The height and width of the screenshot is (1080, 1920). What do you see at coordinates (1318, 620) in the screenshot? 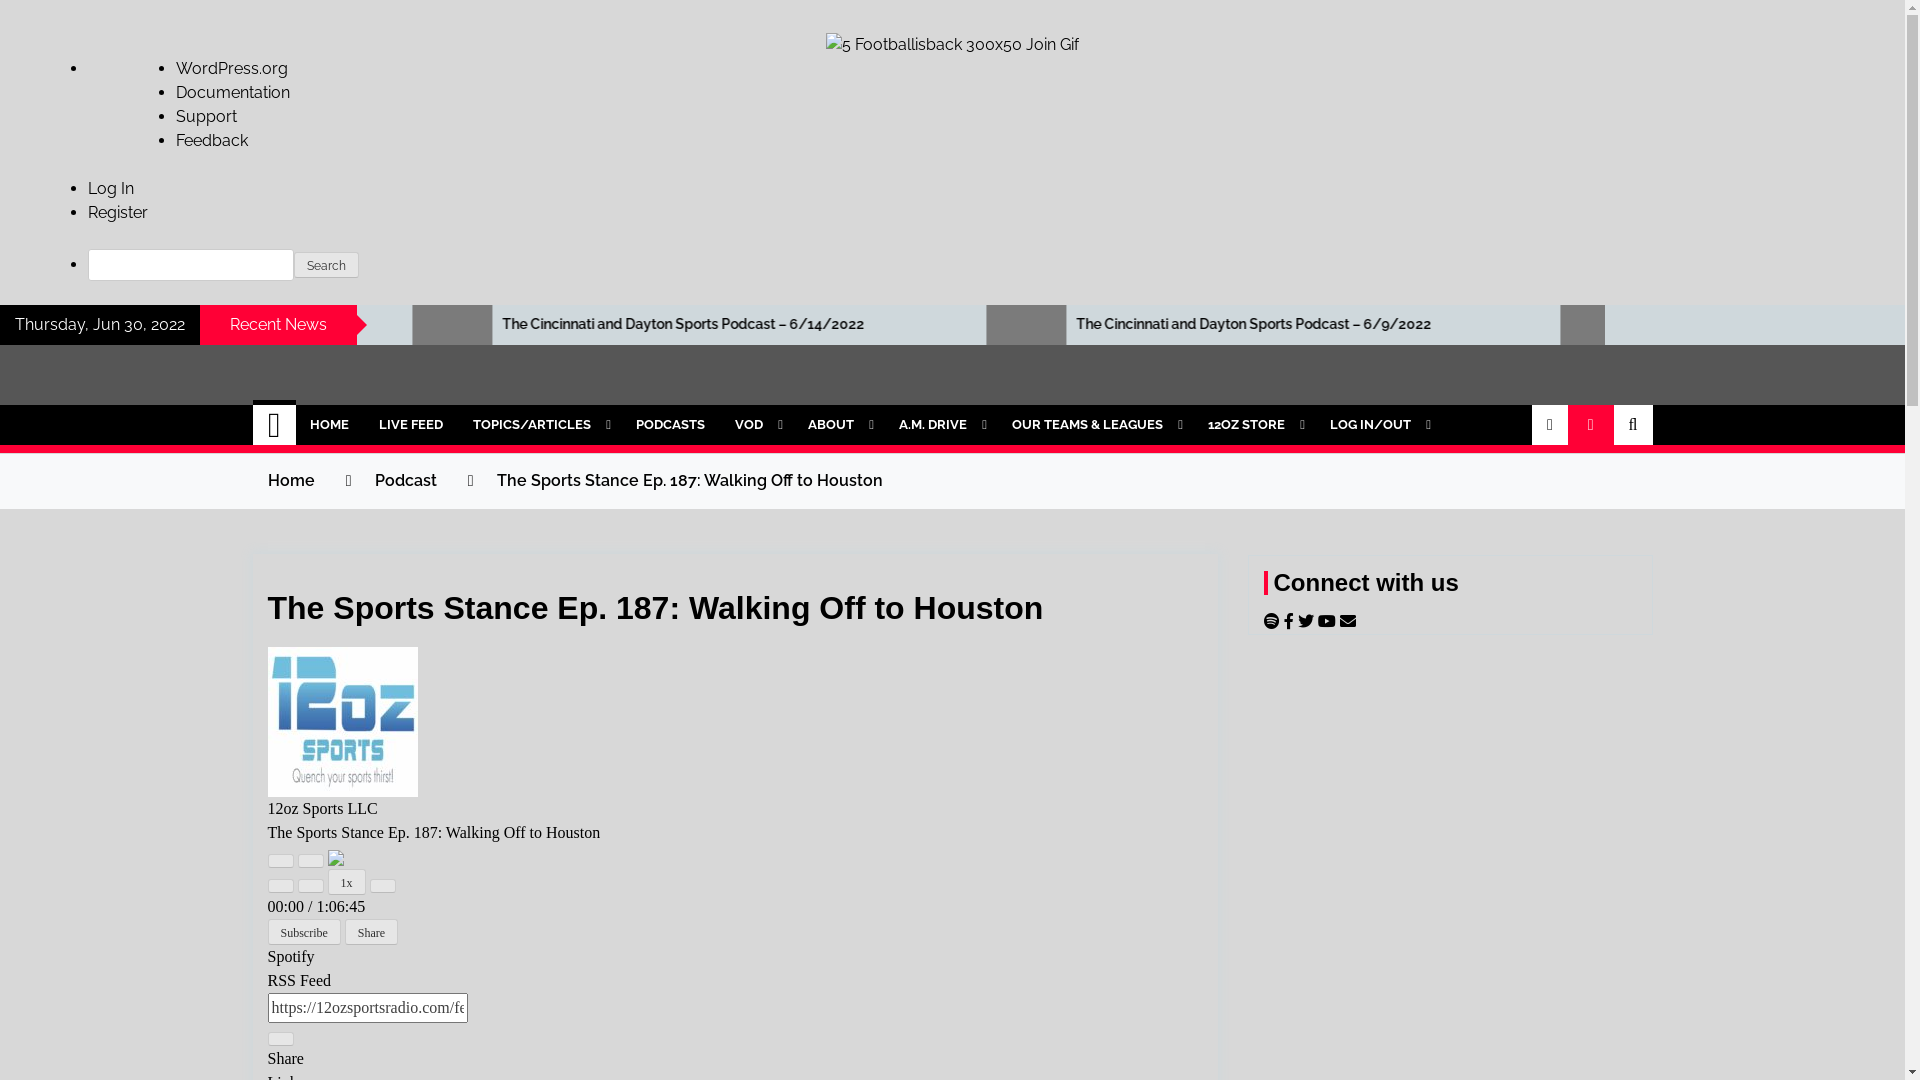
I see `'12oz Sports Network on Youtube'` at bounding box center [1318, 620].